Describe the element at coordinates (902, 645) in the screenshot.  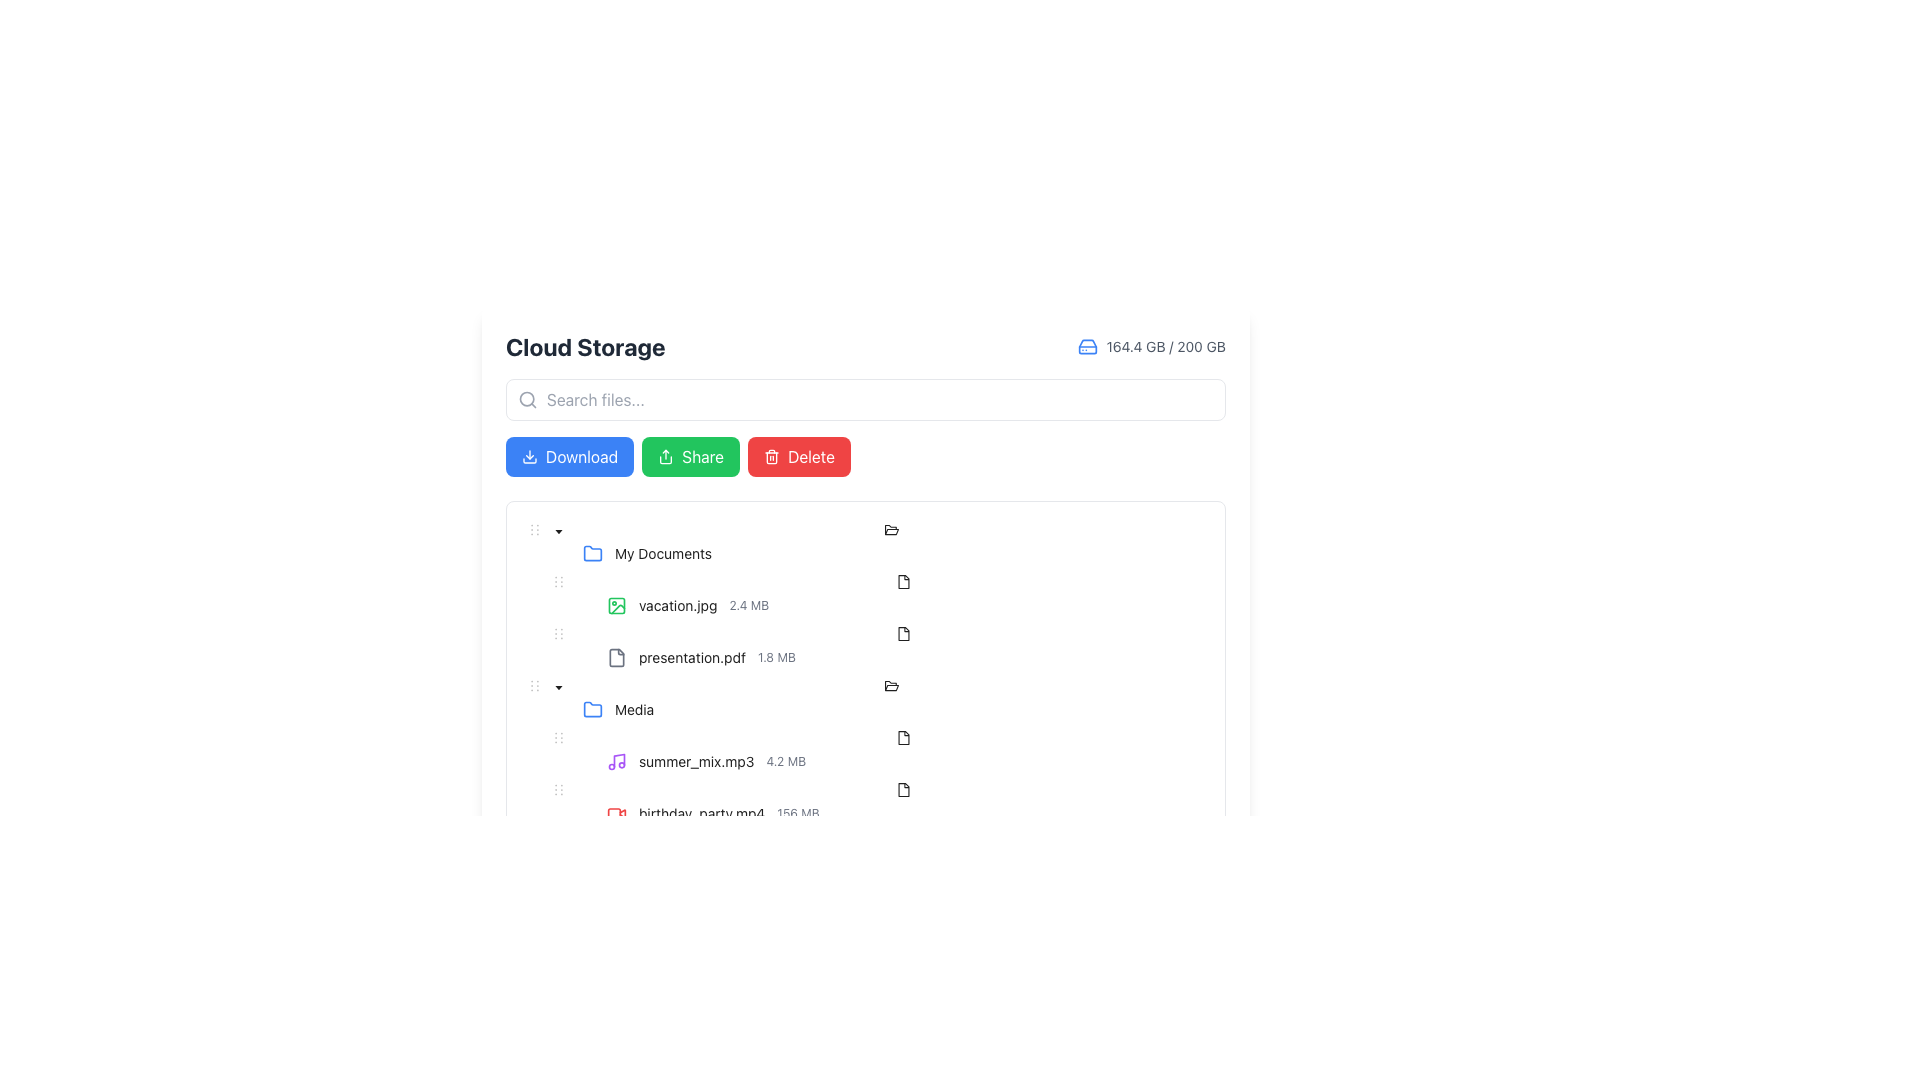
I see `the List Item representing the file 'presentation.pdf' in the file browser` at that location.